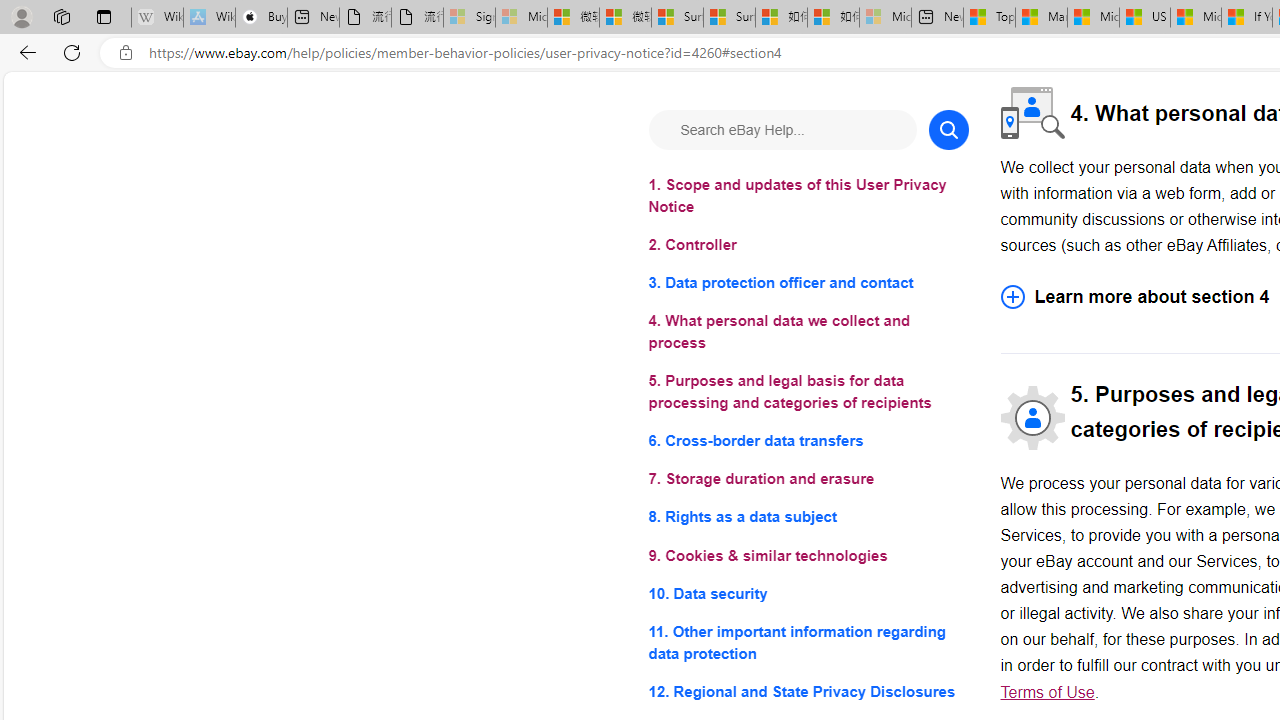 This screenshot has height=720, width=1280. Describe the element at coordinates (808, 244) in the screenshot. I see `'2. Controller'` at that location.